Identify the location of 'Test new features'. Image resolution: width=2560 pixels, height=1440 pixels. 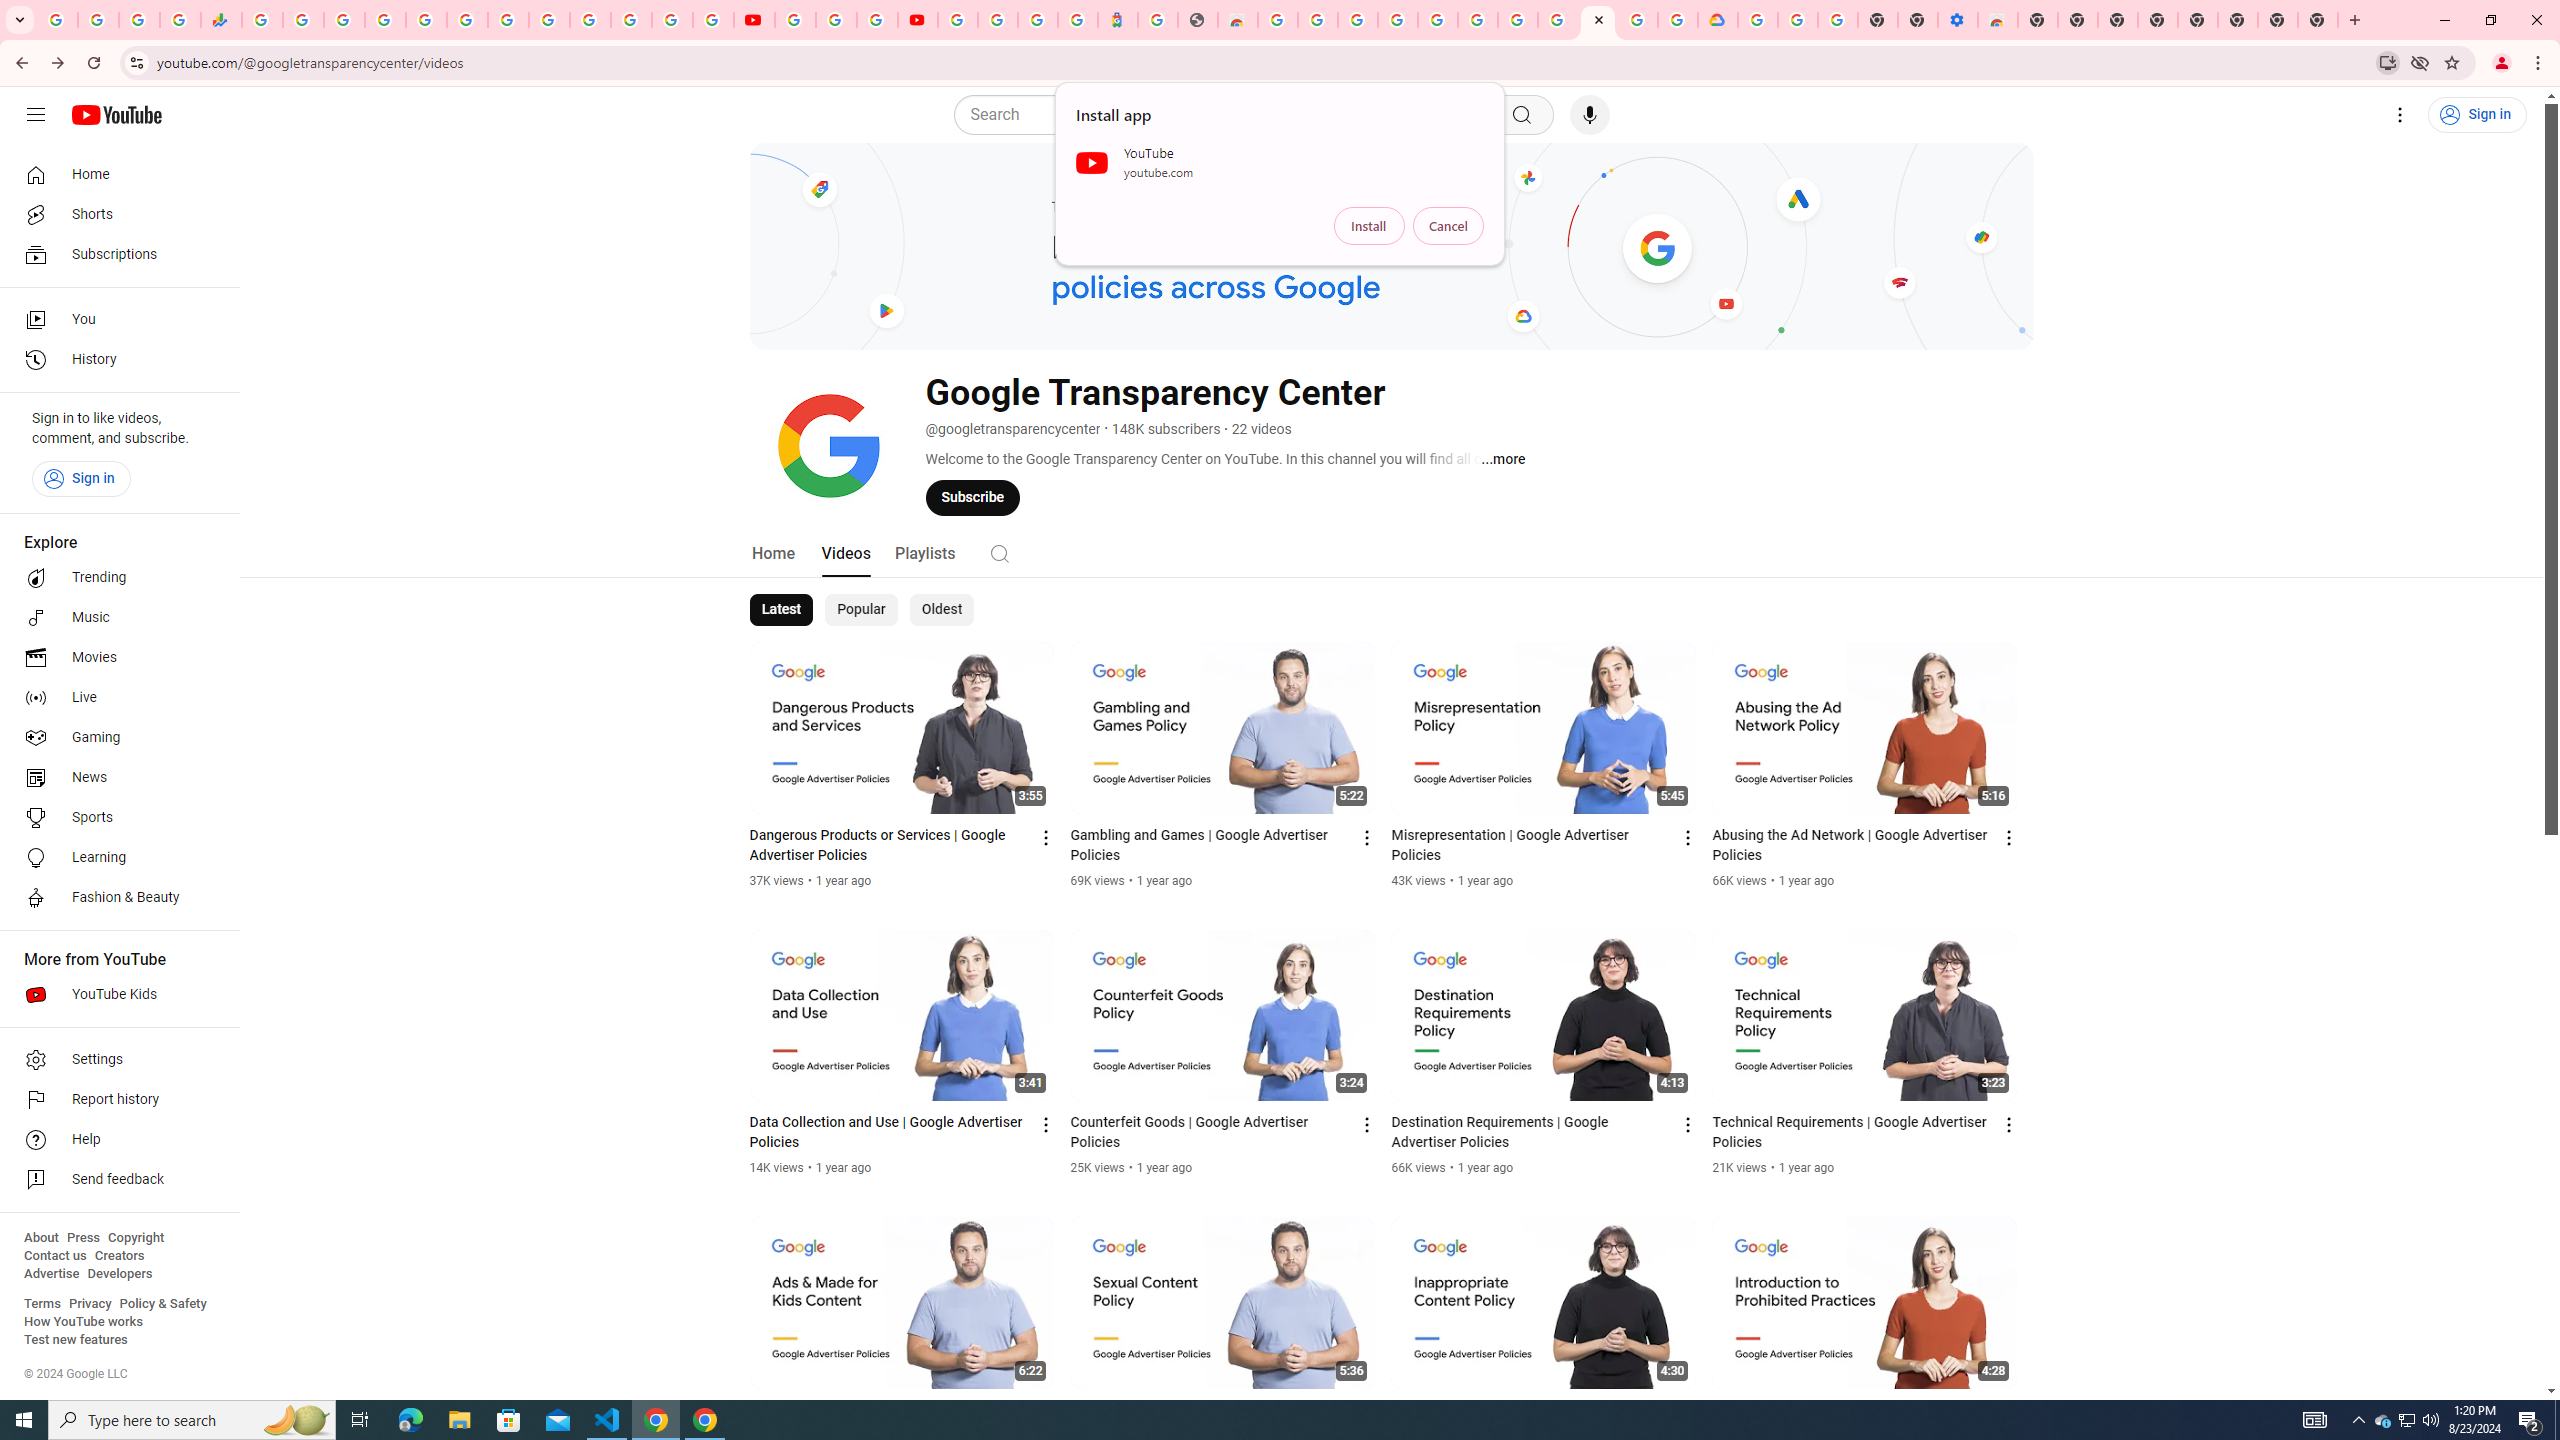
(74, 1338).